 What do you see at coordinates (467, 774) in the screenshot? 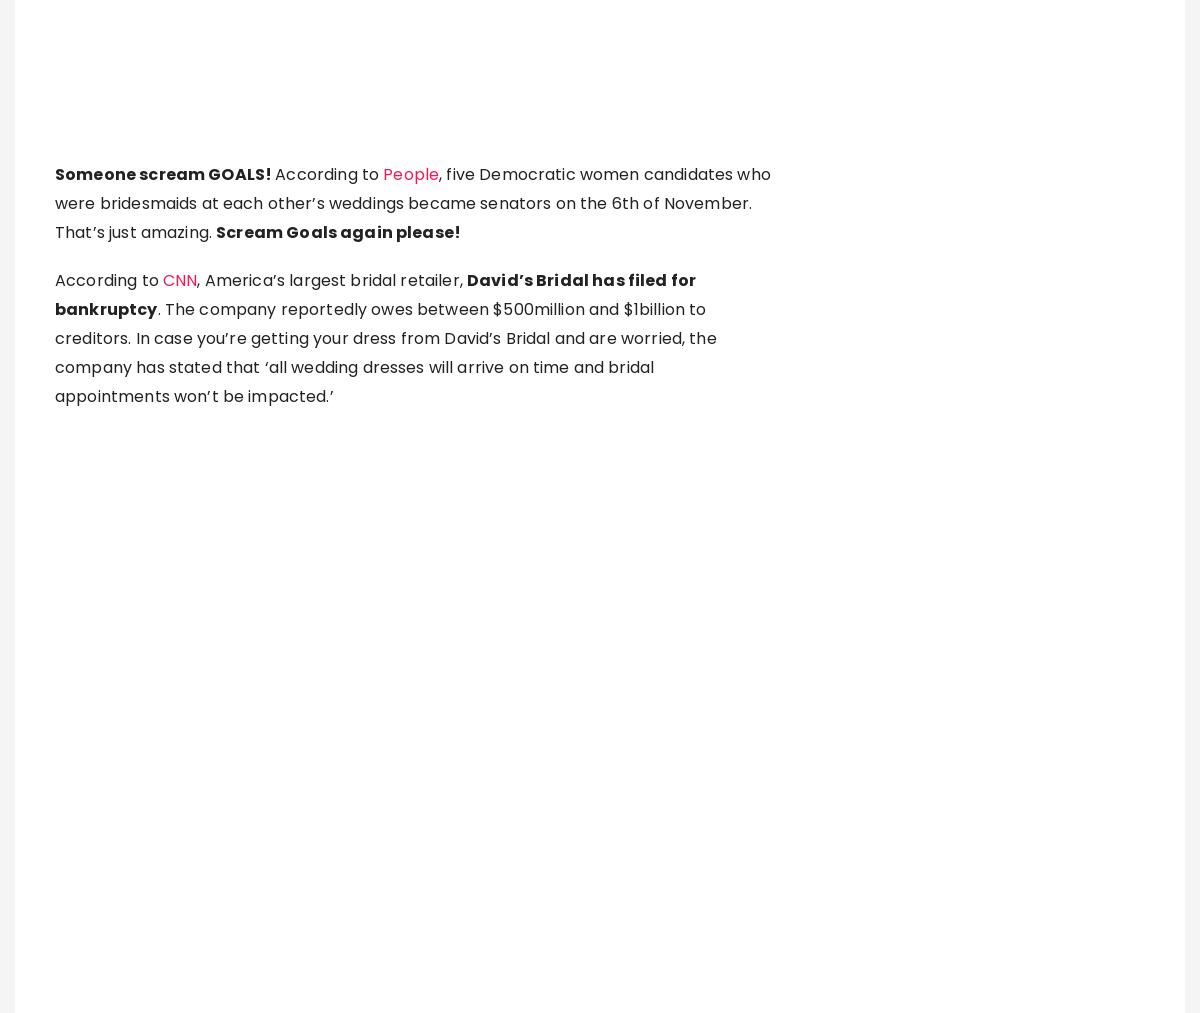
I see `'Rain Vedutti'` at bounding box center [467, 774].